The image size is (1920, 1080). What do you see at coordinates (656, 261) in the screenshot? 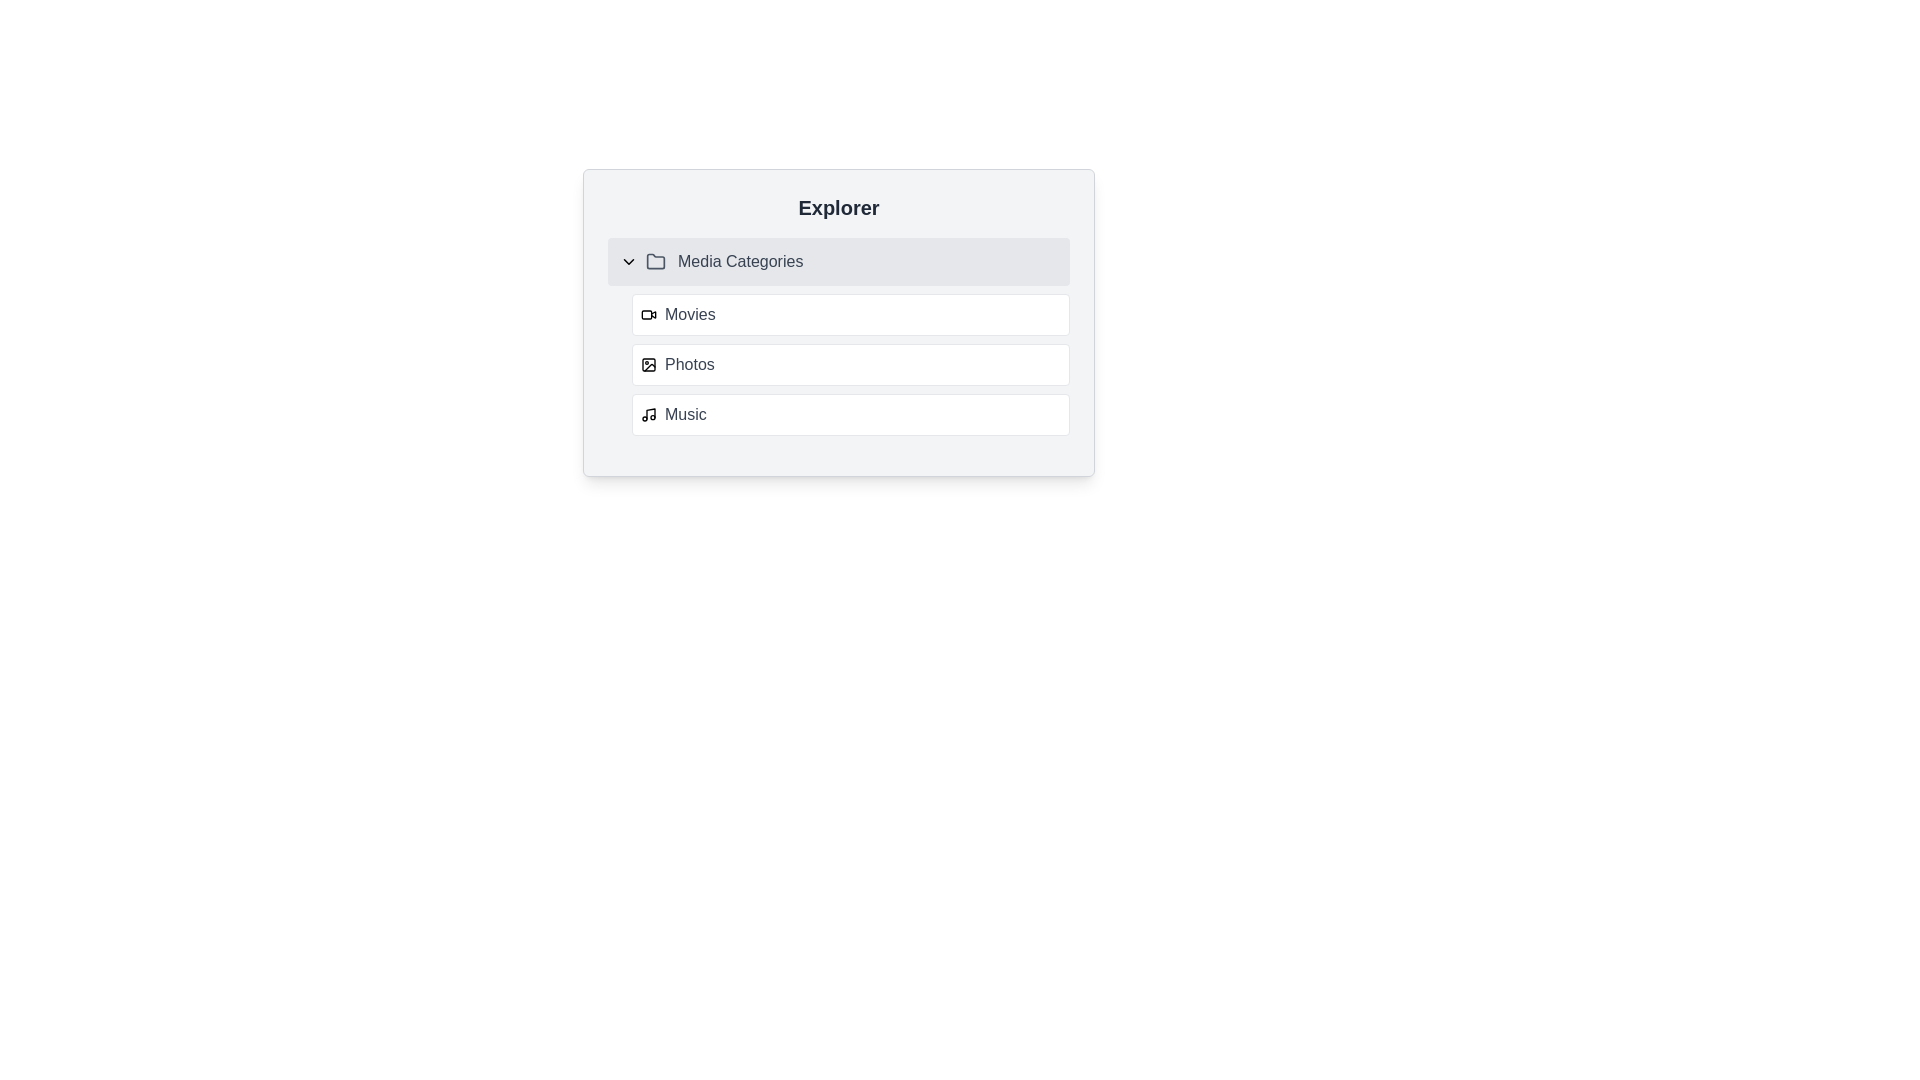
I see `the visual representation of the folder icon, which is a gray SVG graphic with rounded corners located between the chevron-down icon and the text 'Media Categories' within the 'Explorer' section` at bounding box center [656, 261].